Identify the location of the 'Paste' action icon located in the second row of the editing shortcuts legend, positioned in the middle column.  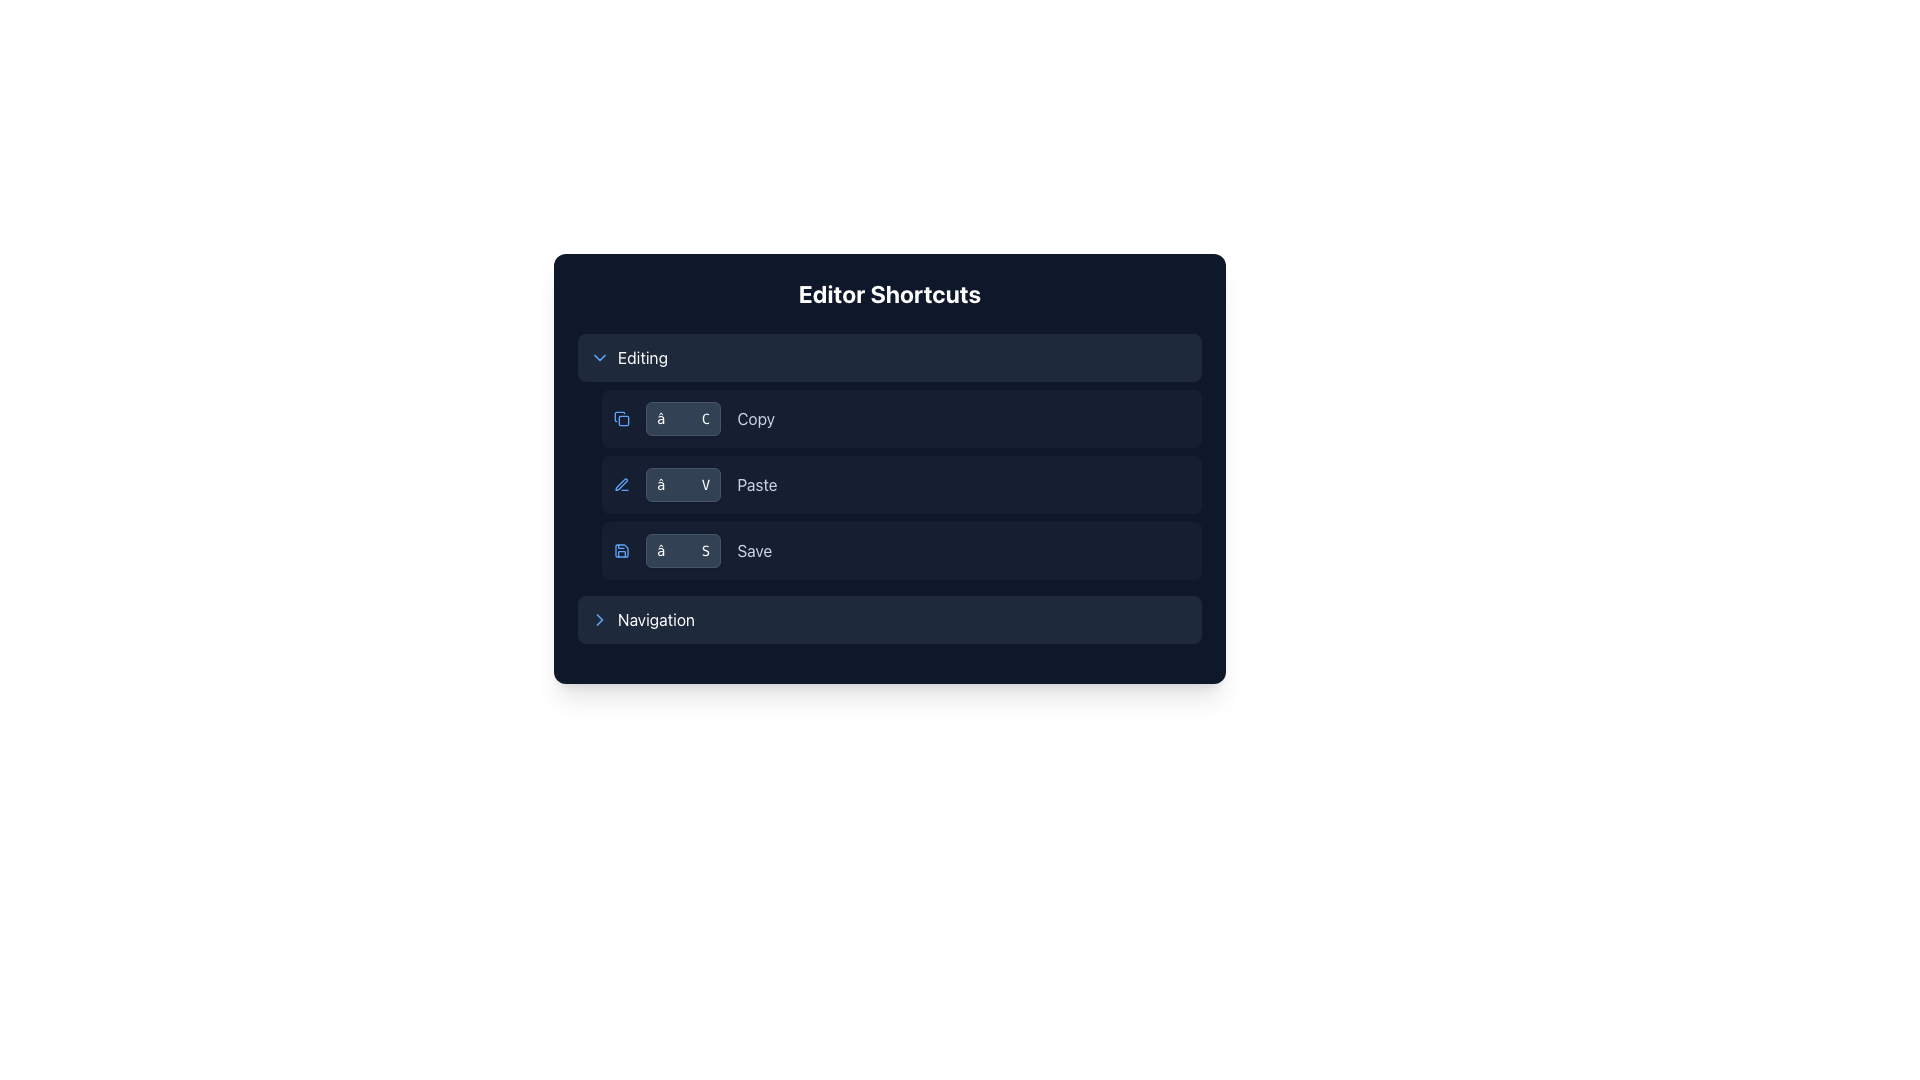
(620, 484).